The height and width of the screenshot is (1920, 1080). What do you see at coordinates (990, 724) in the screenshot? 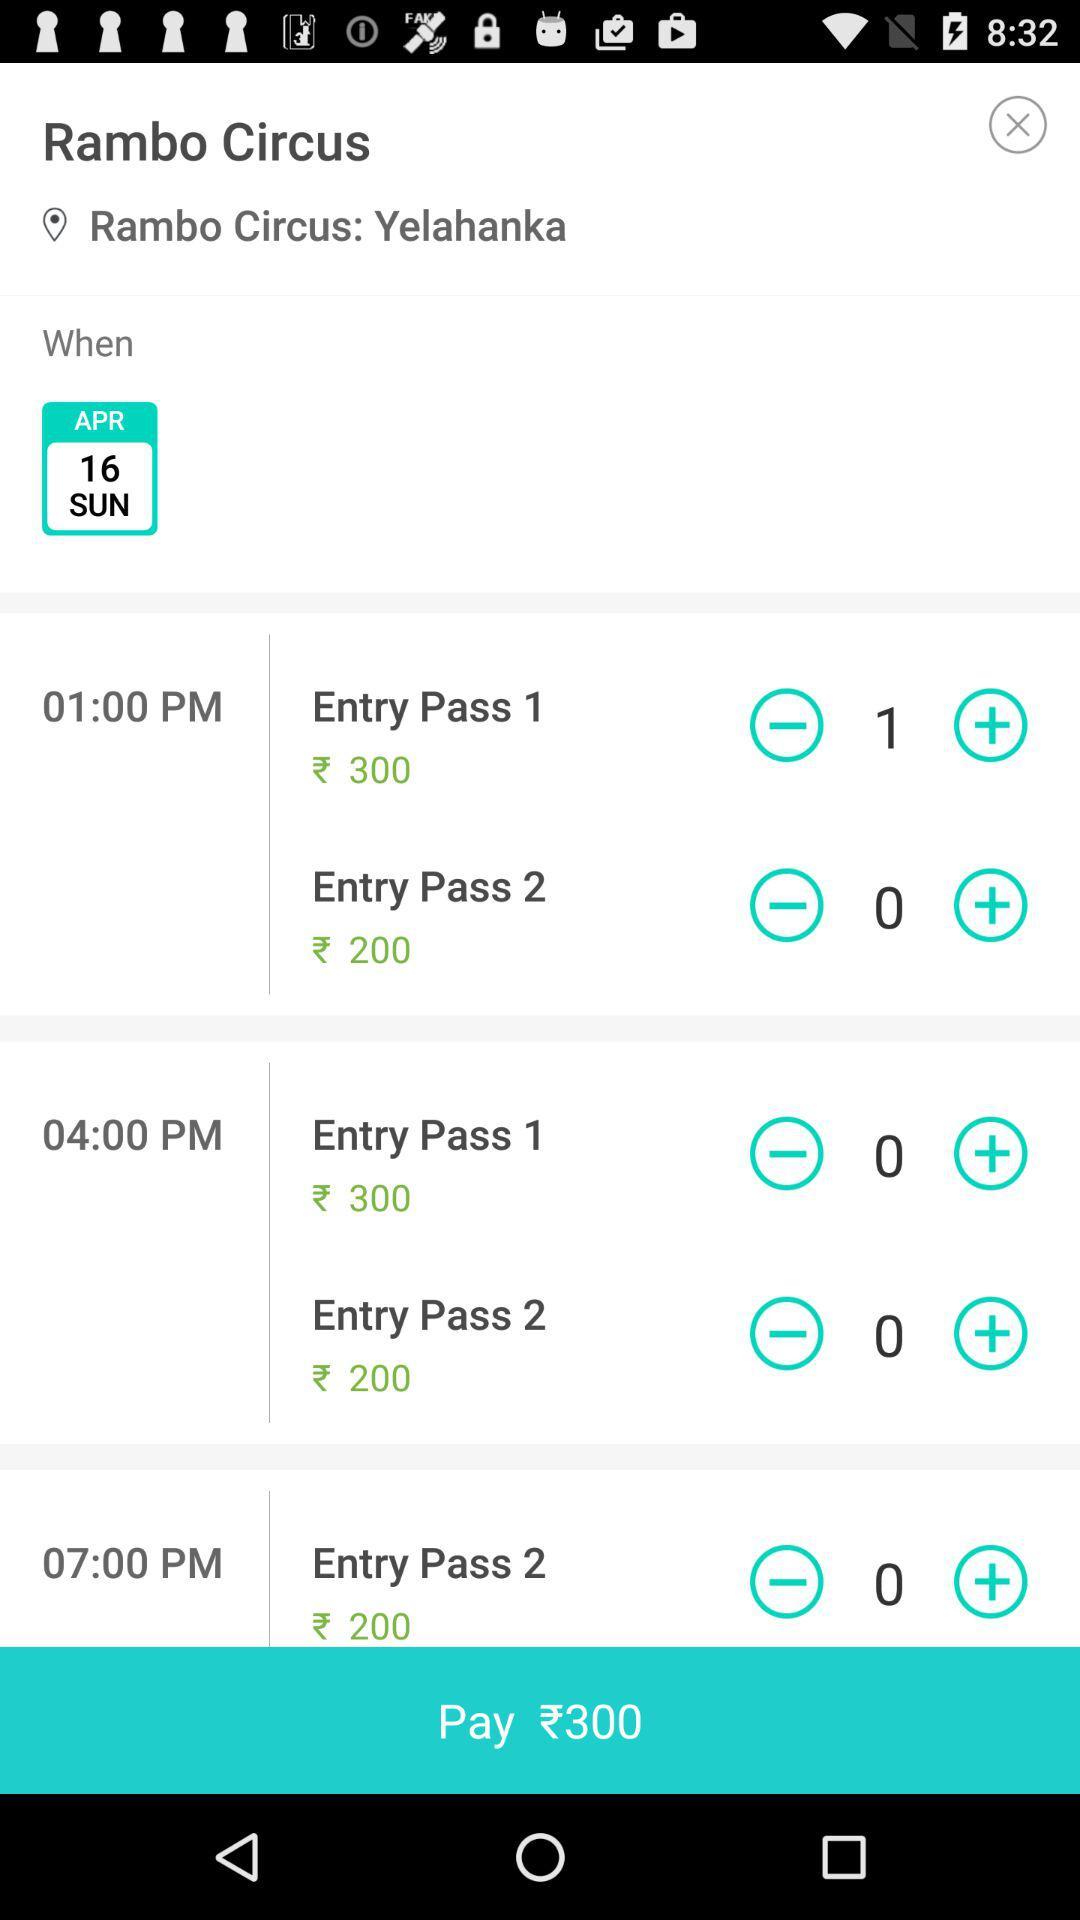
I see `entry pass` at bounding box center [990, 724].